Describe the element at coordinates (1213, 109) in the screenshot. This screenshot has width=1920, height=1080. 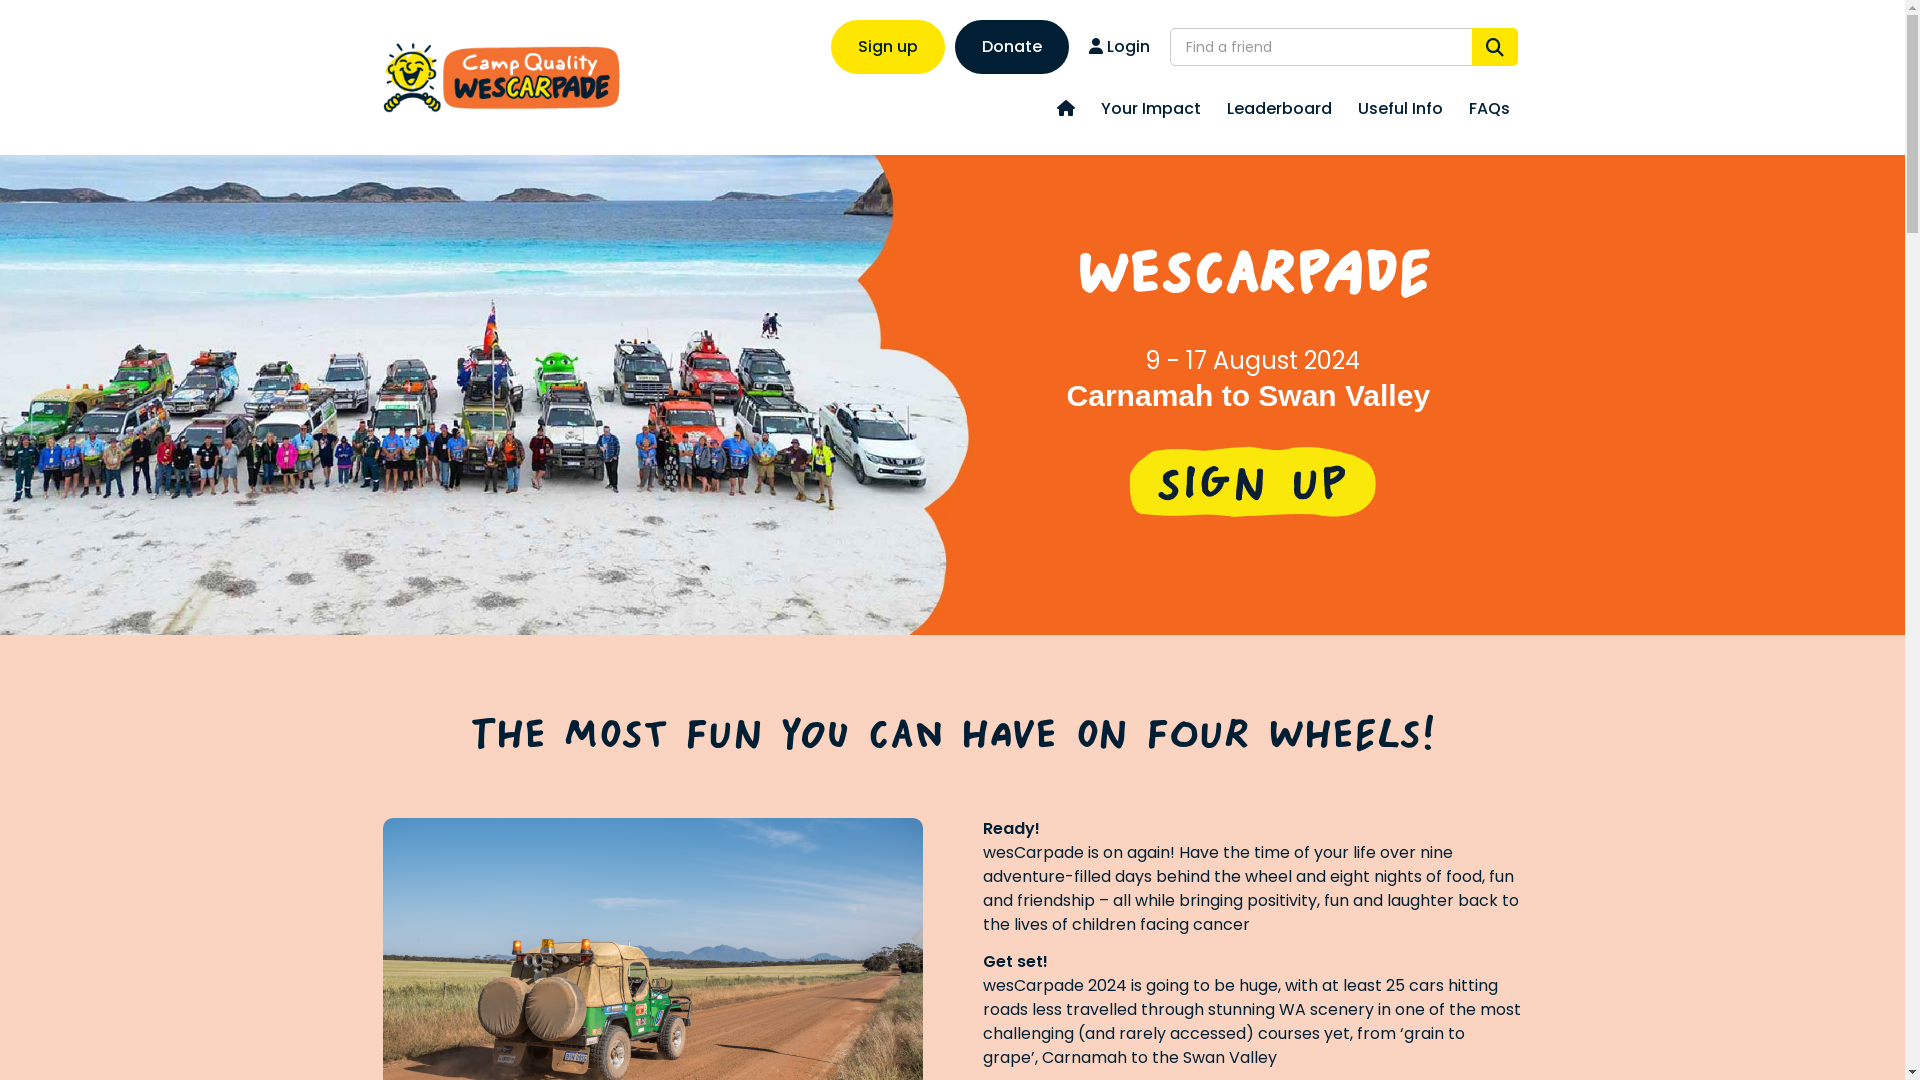
I see `'Leaderboard'` at that location.